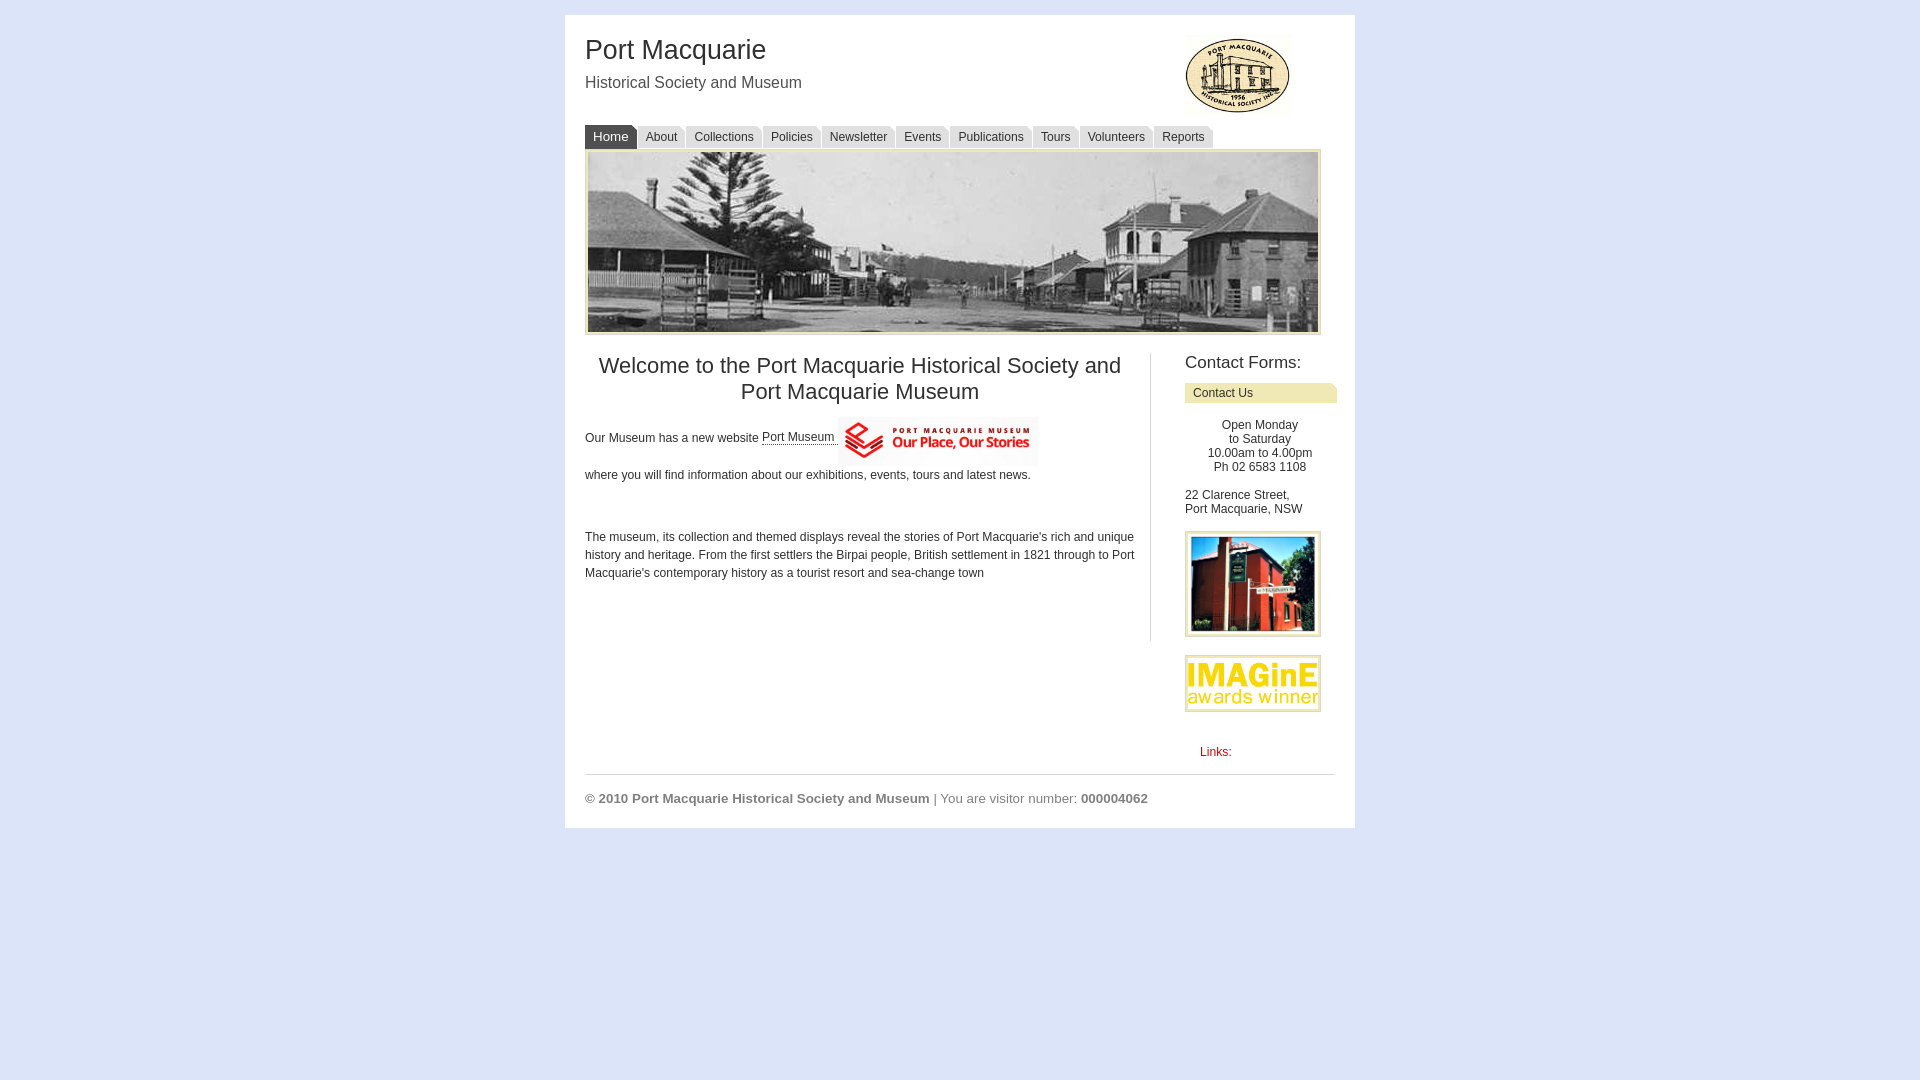 The width and height of the screenshot is (1920, 1080). What do you see at coordinates (990, 136) in the screenshot?
I see `'Publications'` at bounding box center [990, 136].